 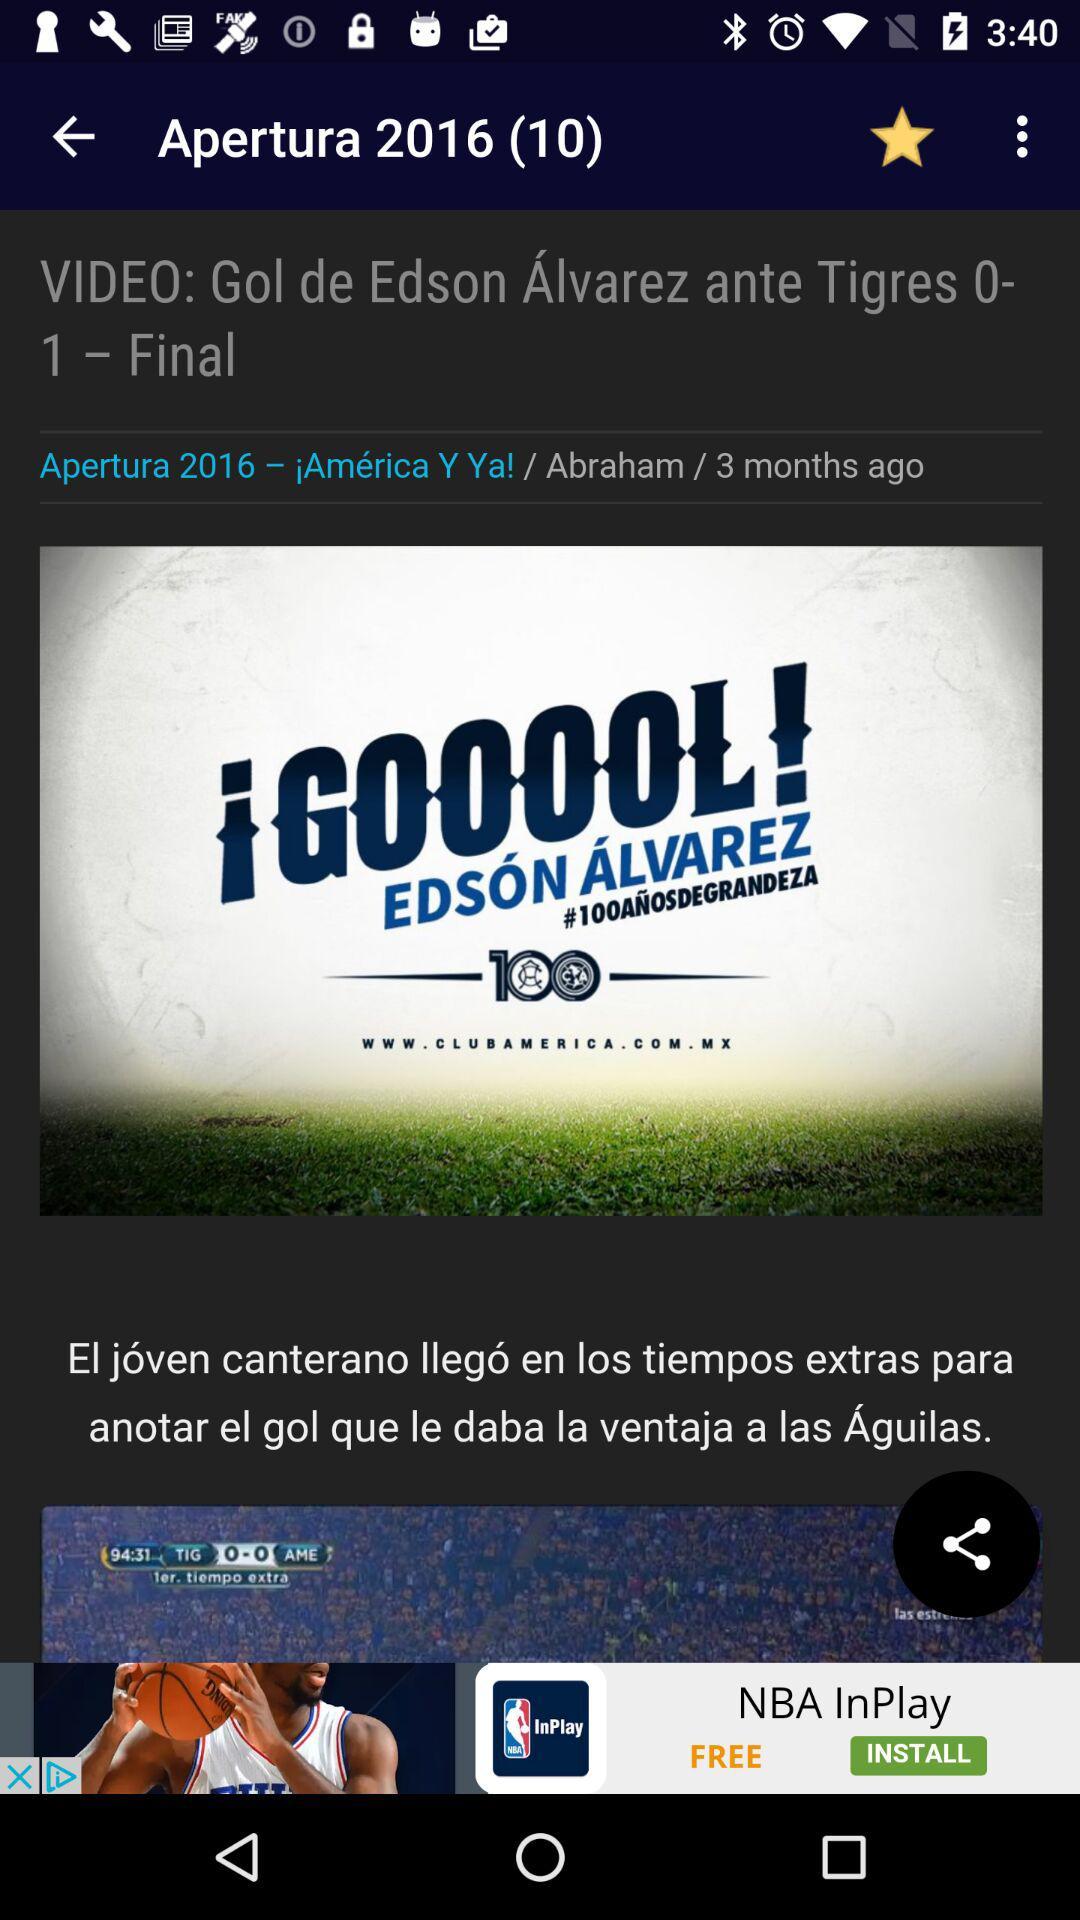 What do you see at coordinates (965, 1543) in the screenshot?
I see `share the option` at bounding box center [965, 1543].